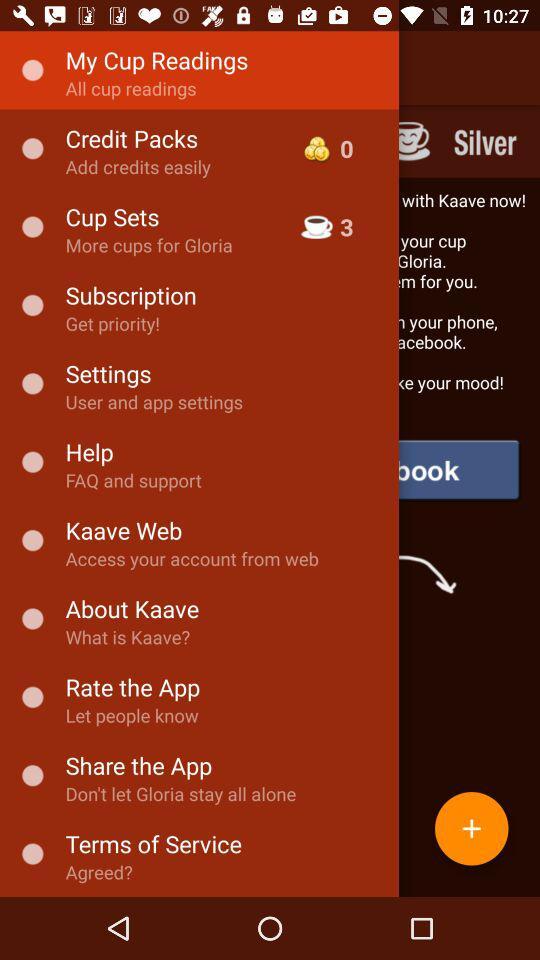 The height and width of the screenshot is (960, 540). I want to click on the skip_next icon, so click(193, 140).